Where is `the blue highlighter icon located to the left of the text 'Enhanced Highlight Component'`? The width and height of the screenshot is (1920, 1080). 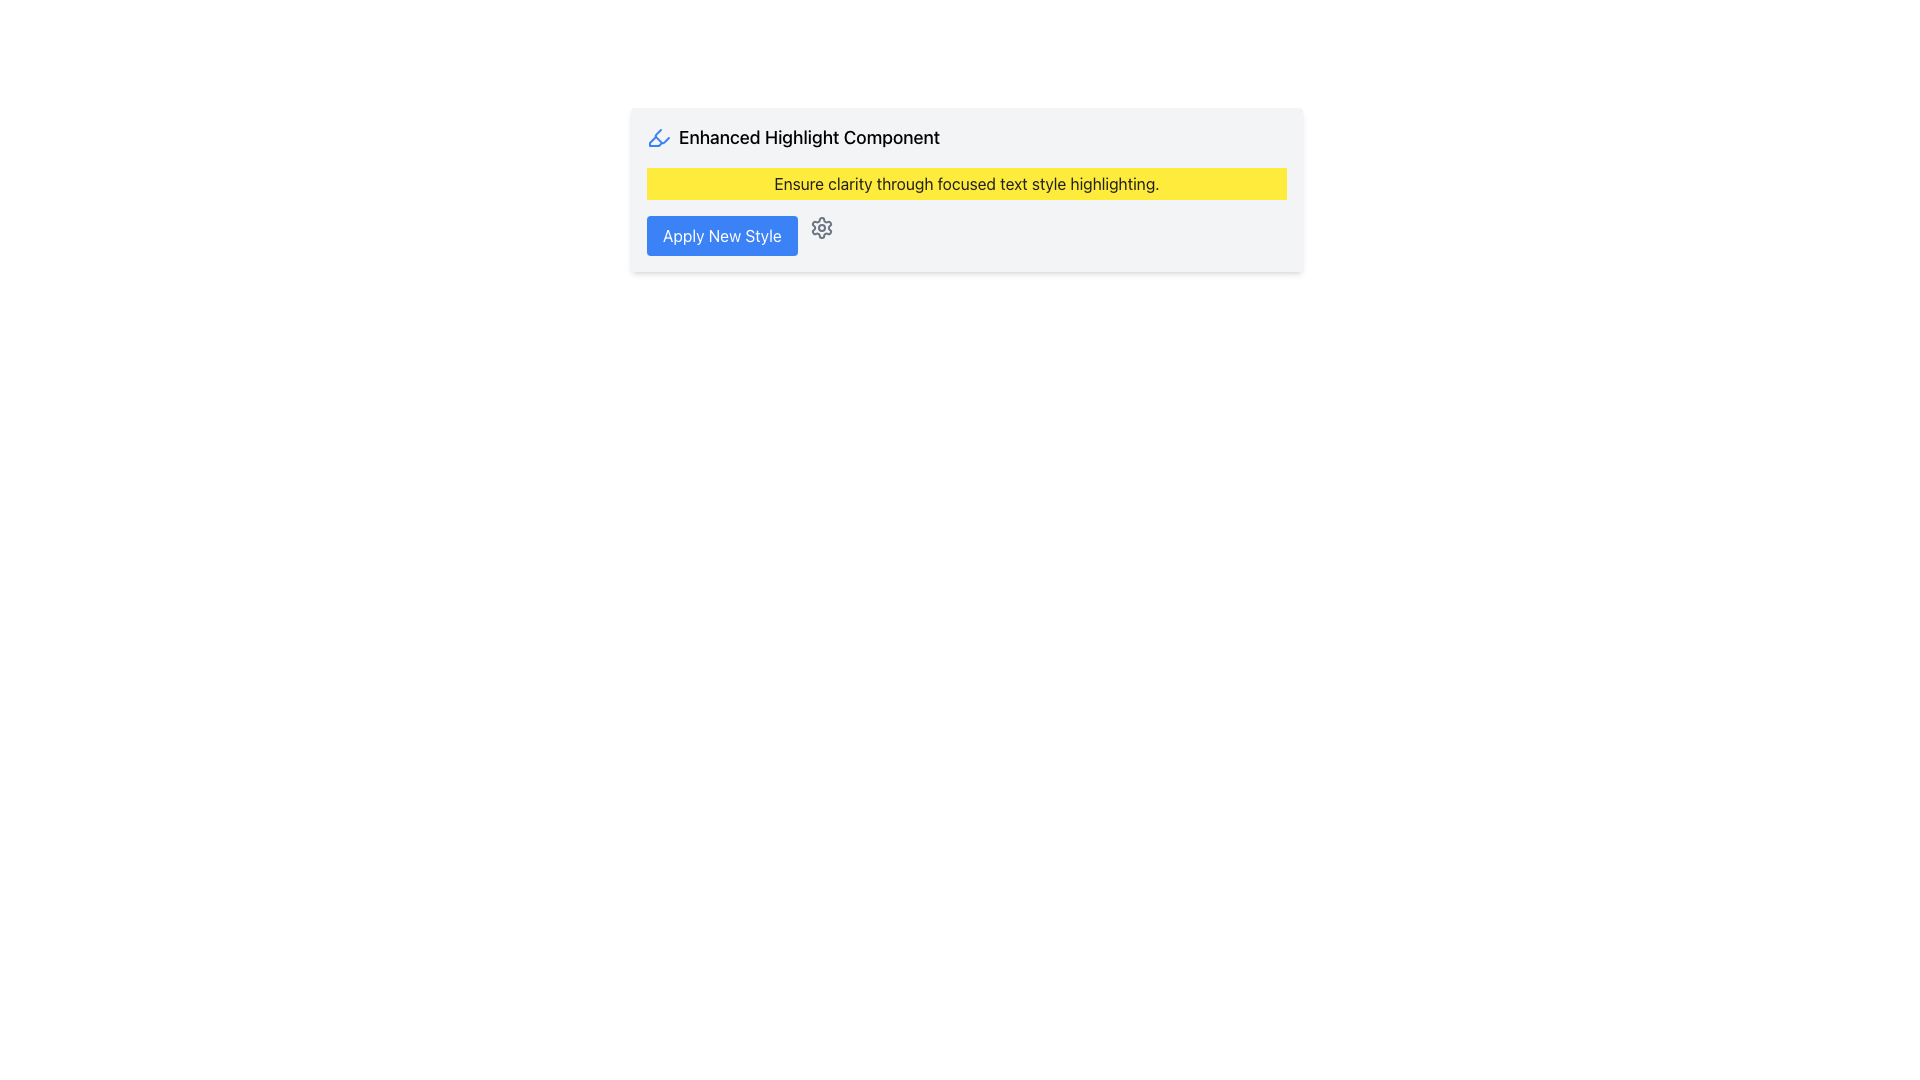 the blue highlighter icon located to the left of the text 'Enhanced Highlight Component' is located at coordinates (658, 137).